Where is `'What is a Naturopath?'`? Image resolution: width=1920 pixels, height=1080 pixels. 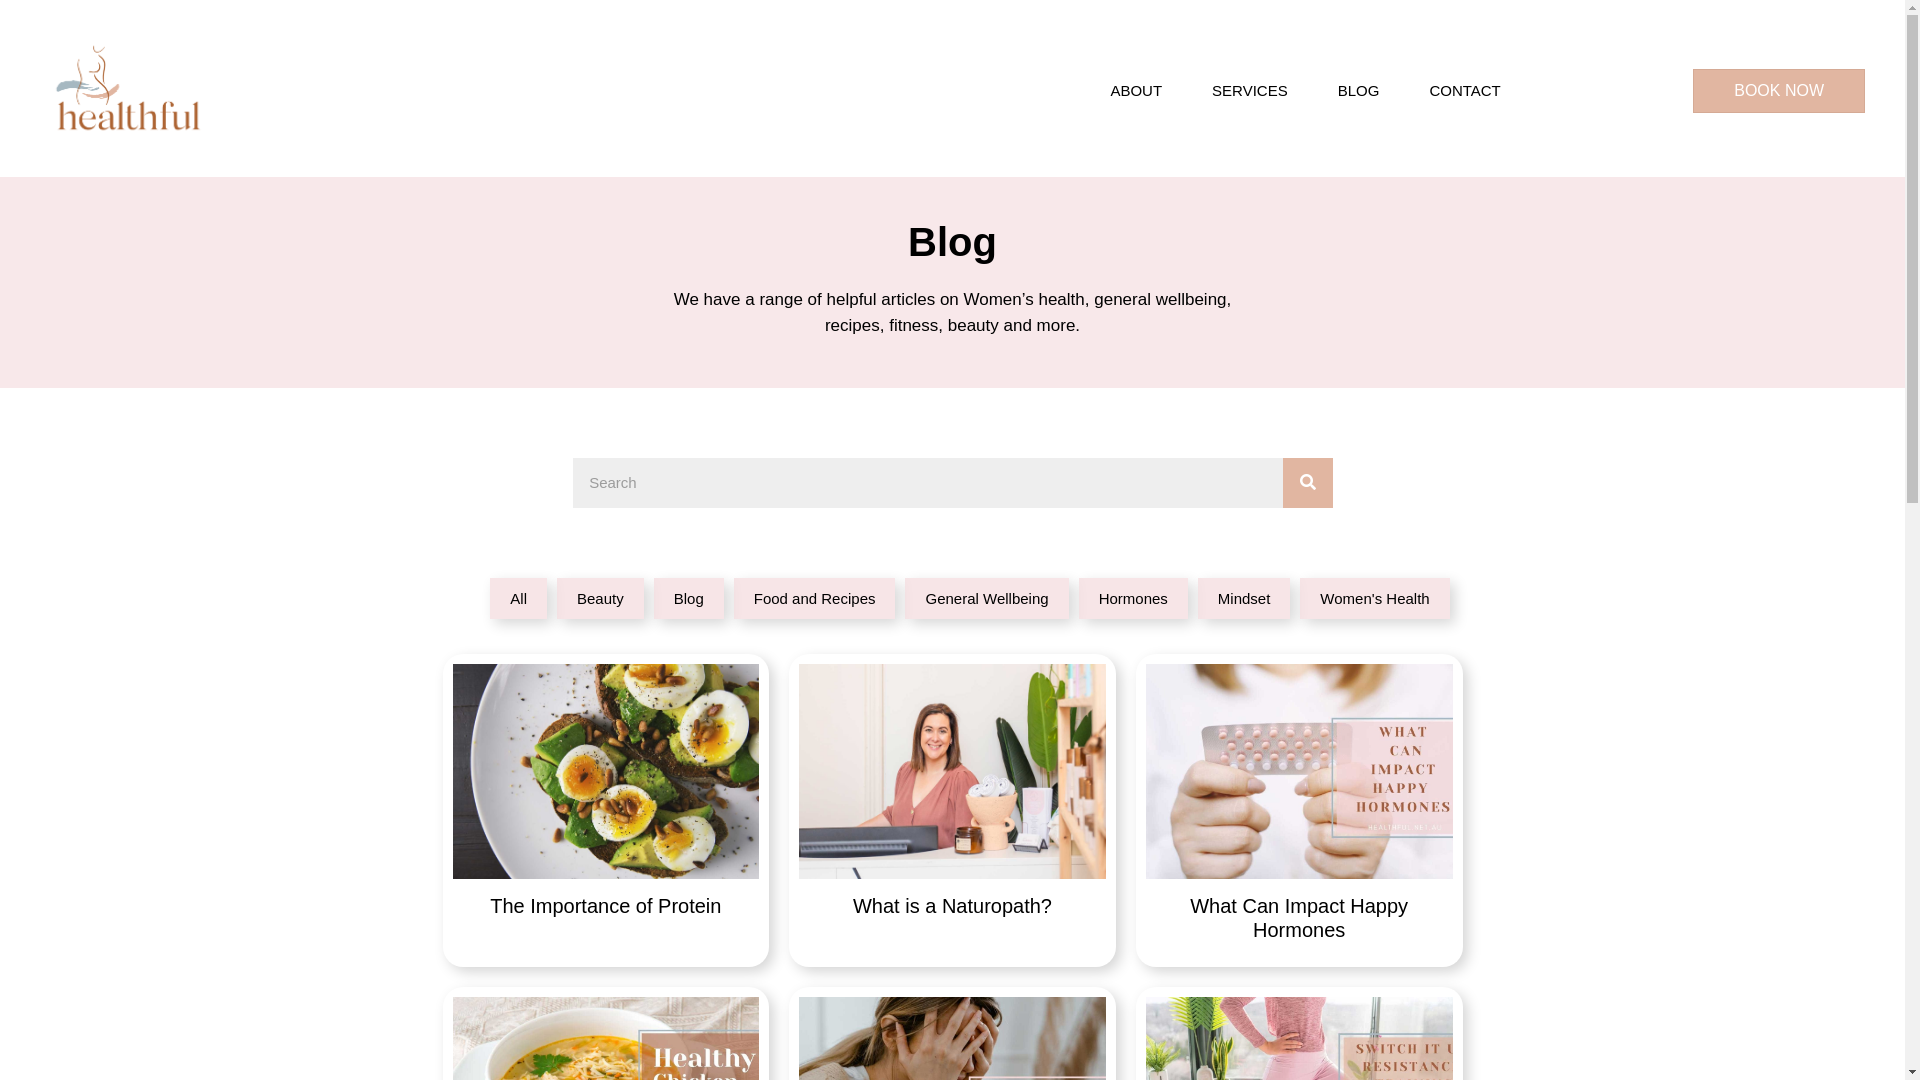 'What is a Naturopath?' is located at coordinates (951, 810).